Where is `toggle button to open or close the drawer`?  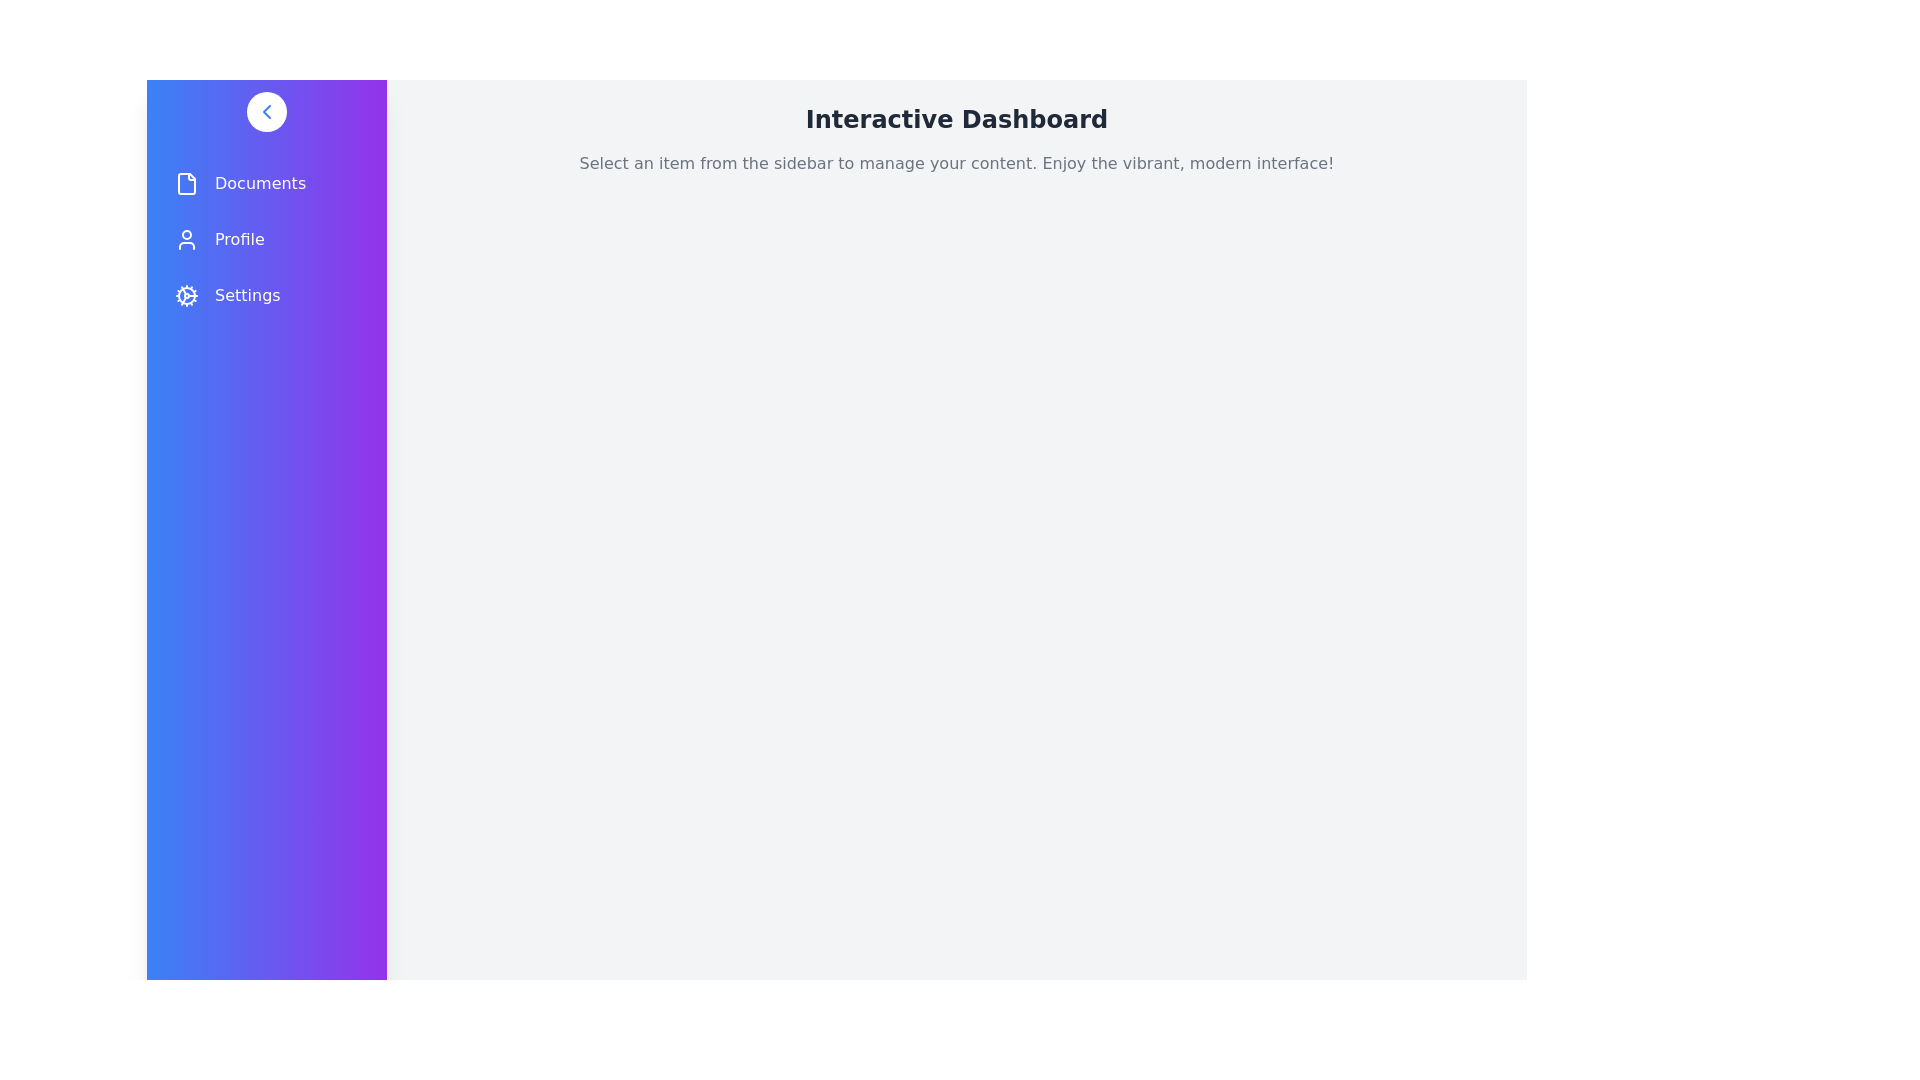 toggle button to open or close the drawer is located at coordinates (266, 111).